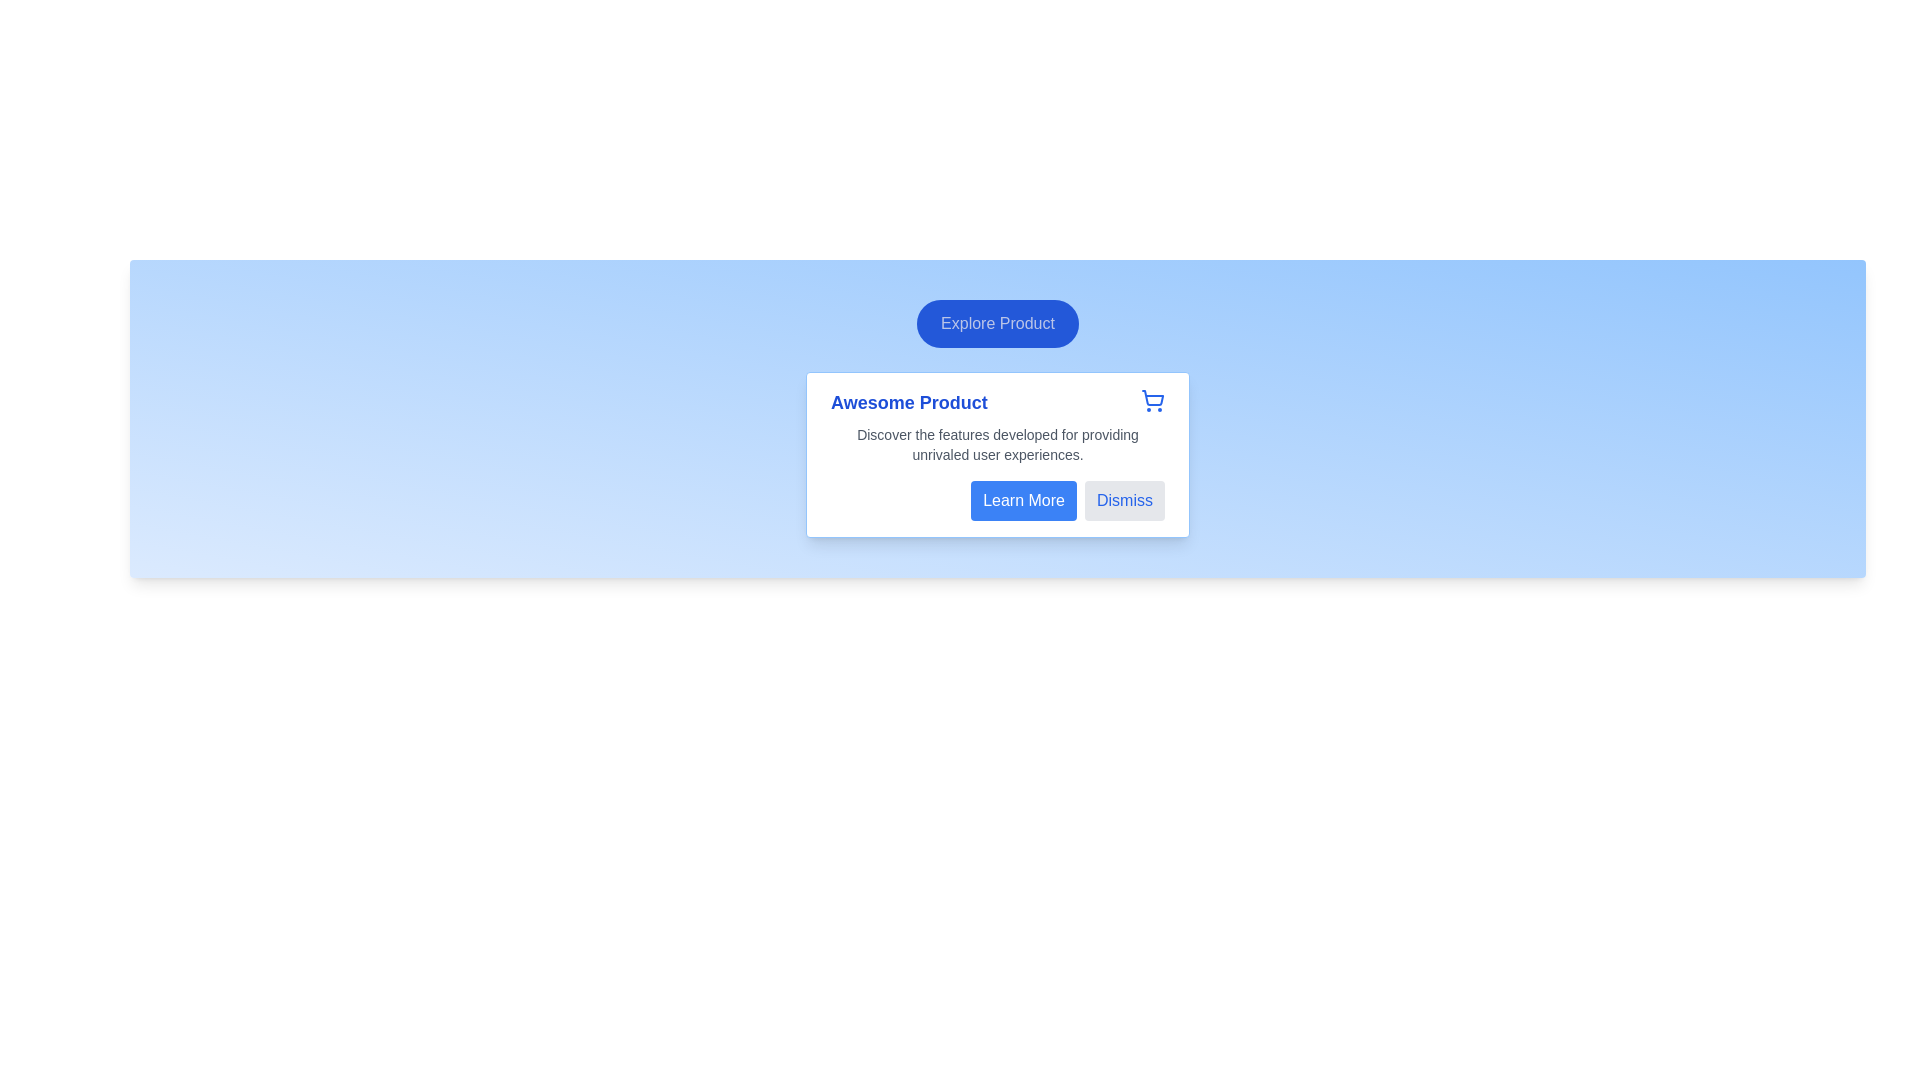 The width and height of the screenshot is (1920, 1080). Describe the element at coordinates (998, 500) in the screenshot. I see `the horizontal button group located at the bottom-right of the white card box` at that location.